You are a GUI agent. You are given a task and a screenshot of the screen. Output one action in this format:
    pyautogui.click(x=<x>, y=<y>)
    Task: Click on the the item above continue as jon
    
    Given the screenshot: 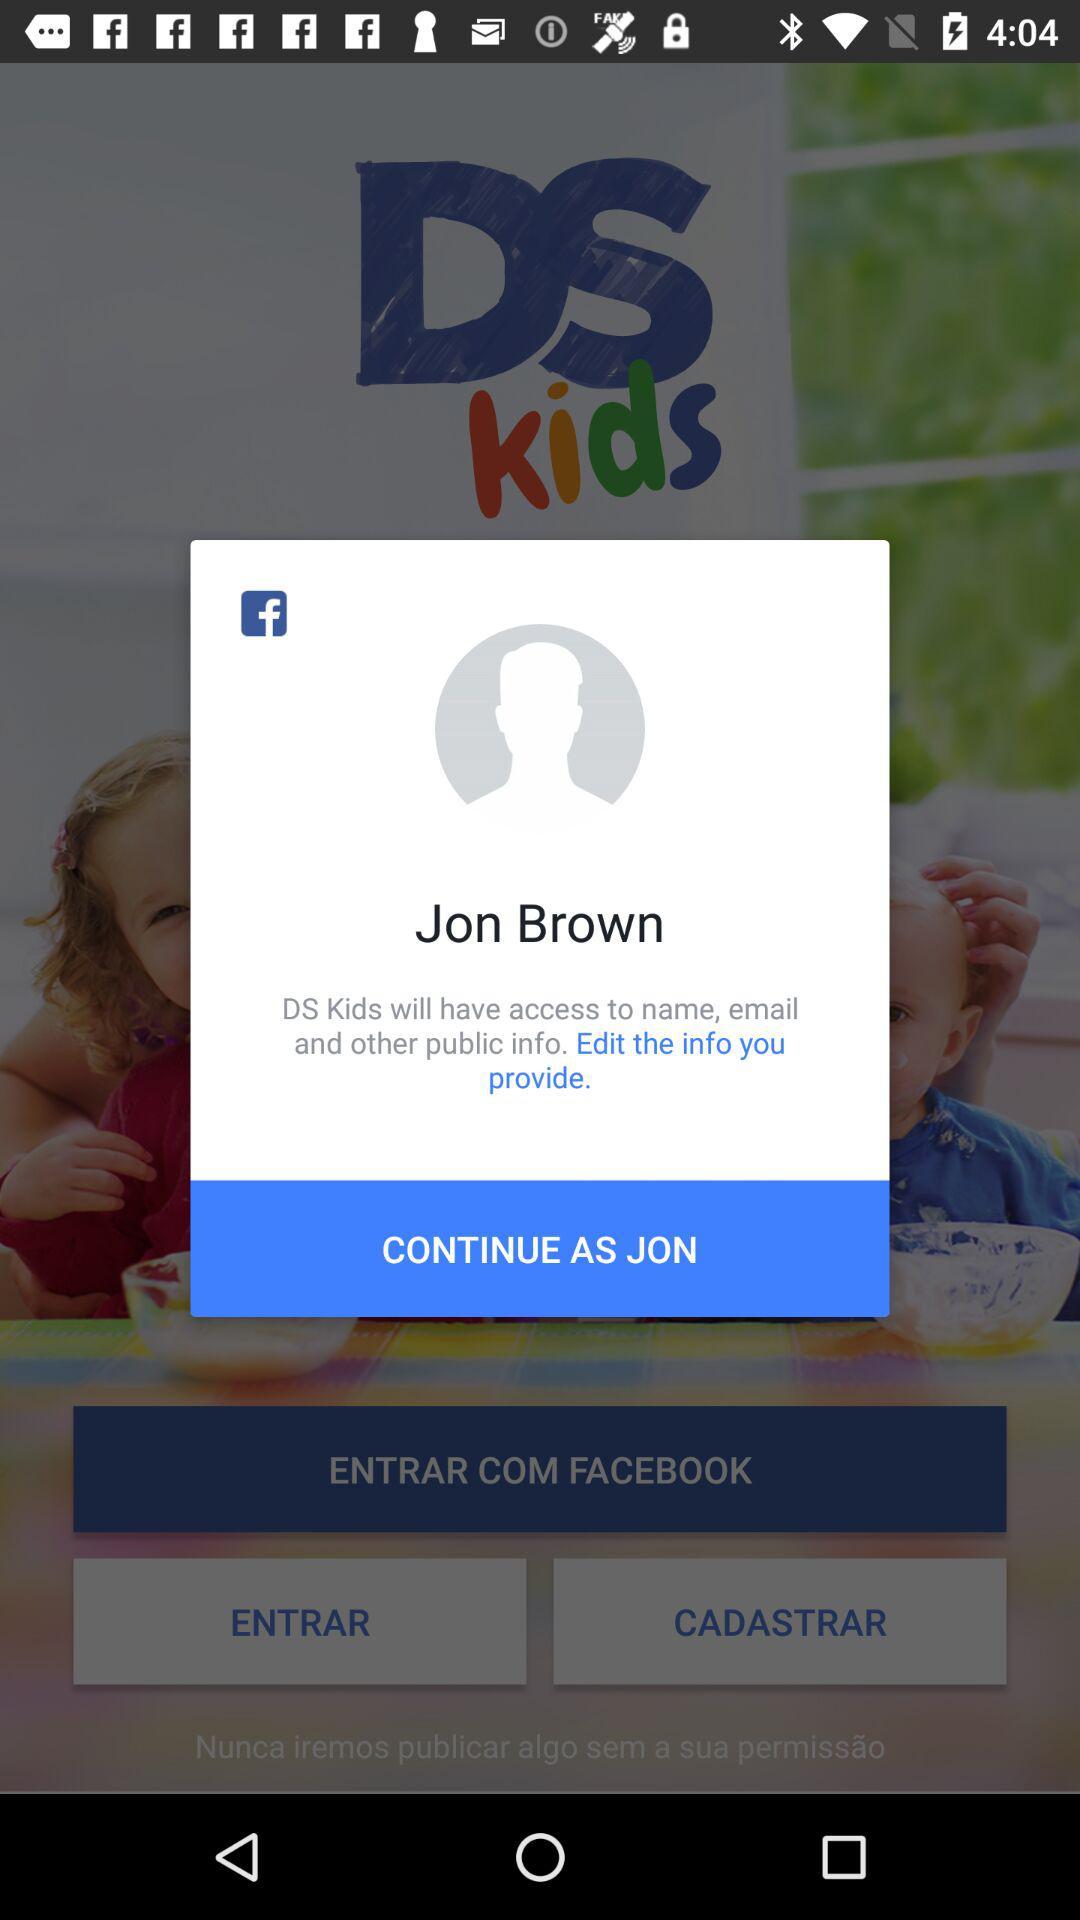 What is the action you would take?
    pyautogui.click(x=540, y=1041)
    